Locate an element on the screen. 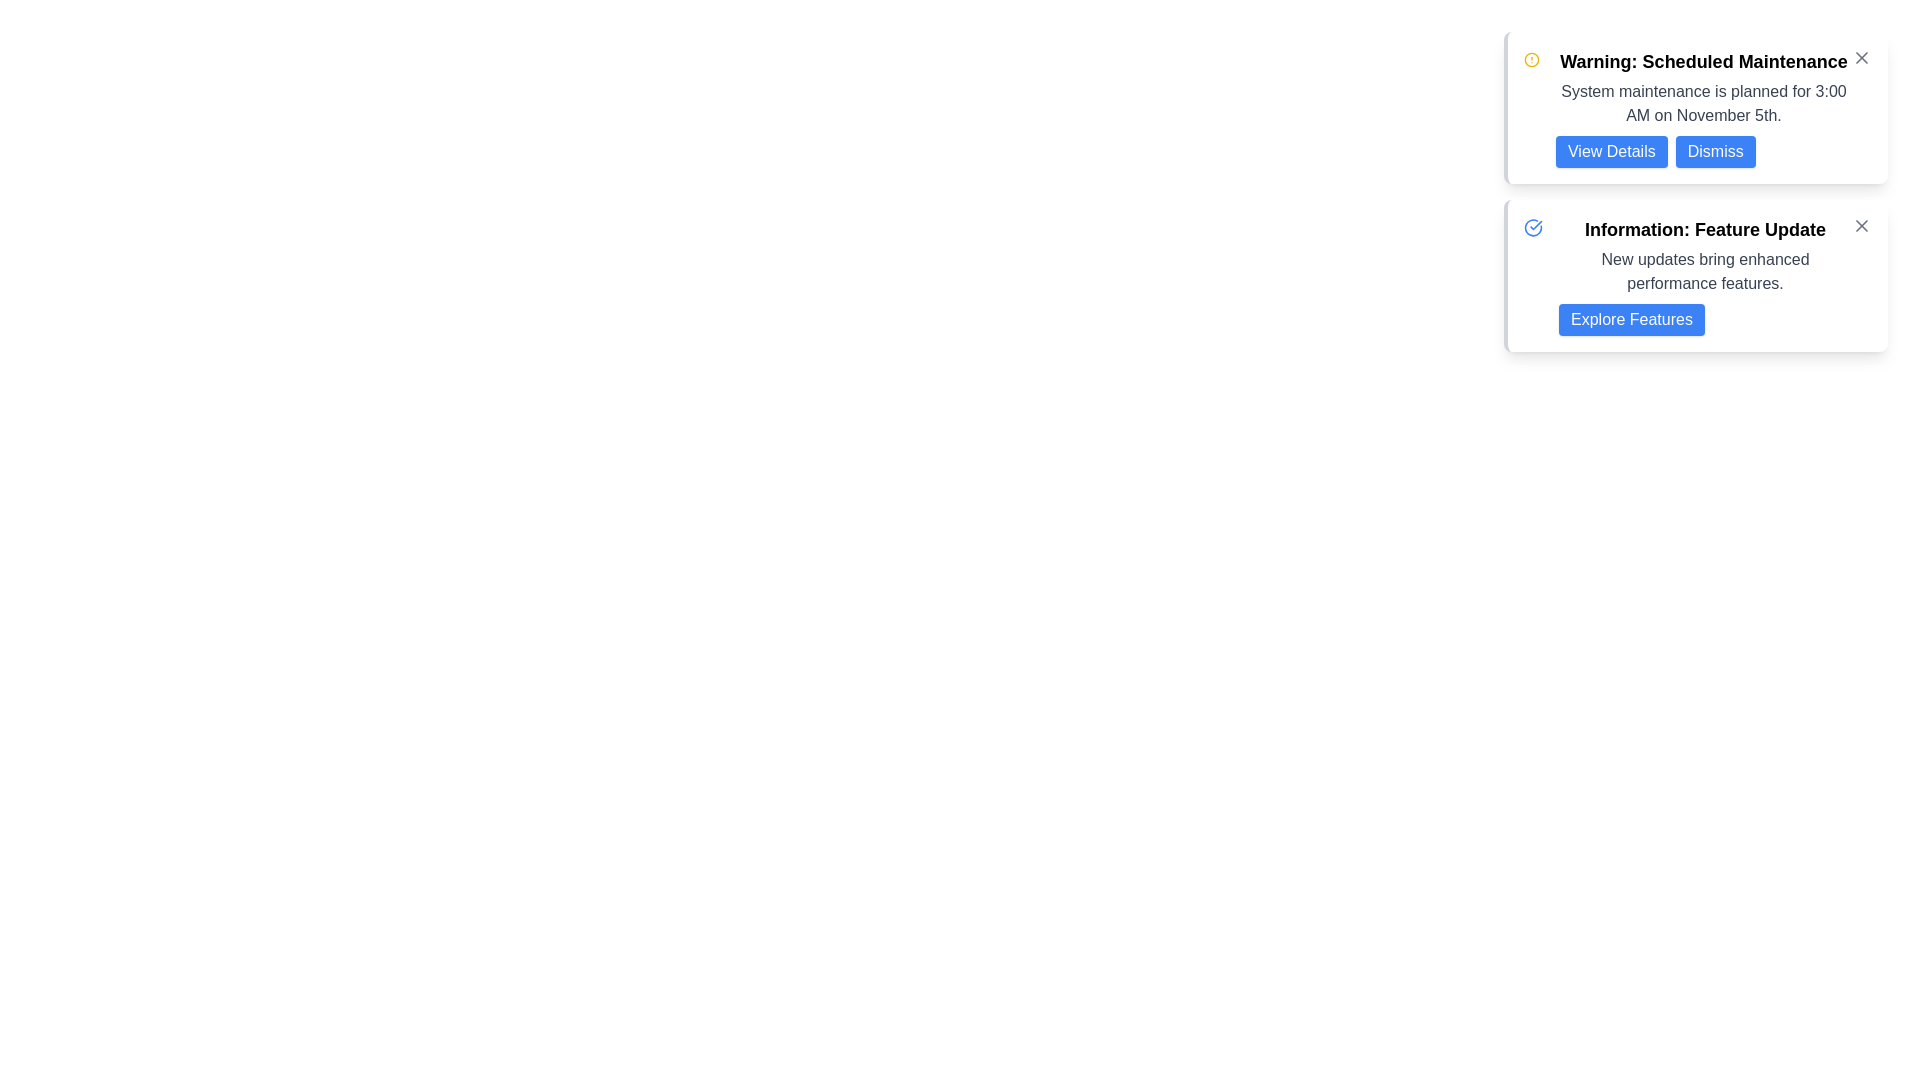 The height and width of the screenshot is (1080, 1920). the blue button labeled 'Explore Features' is located at coordinates (1704, 319).